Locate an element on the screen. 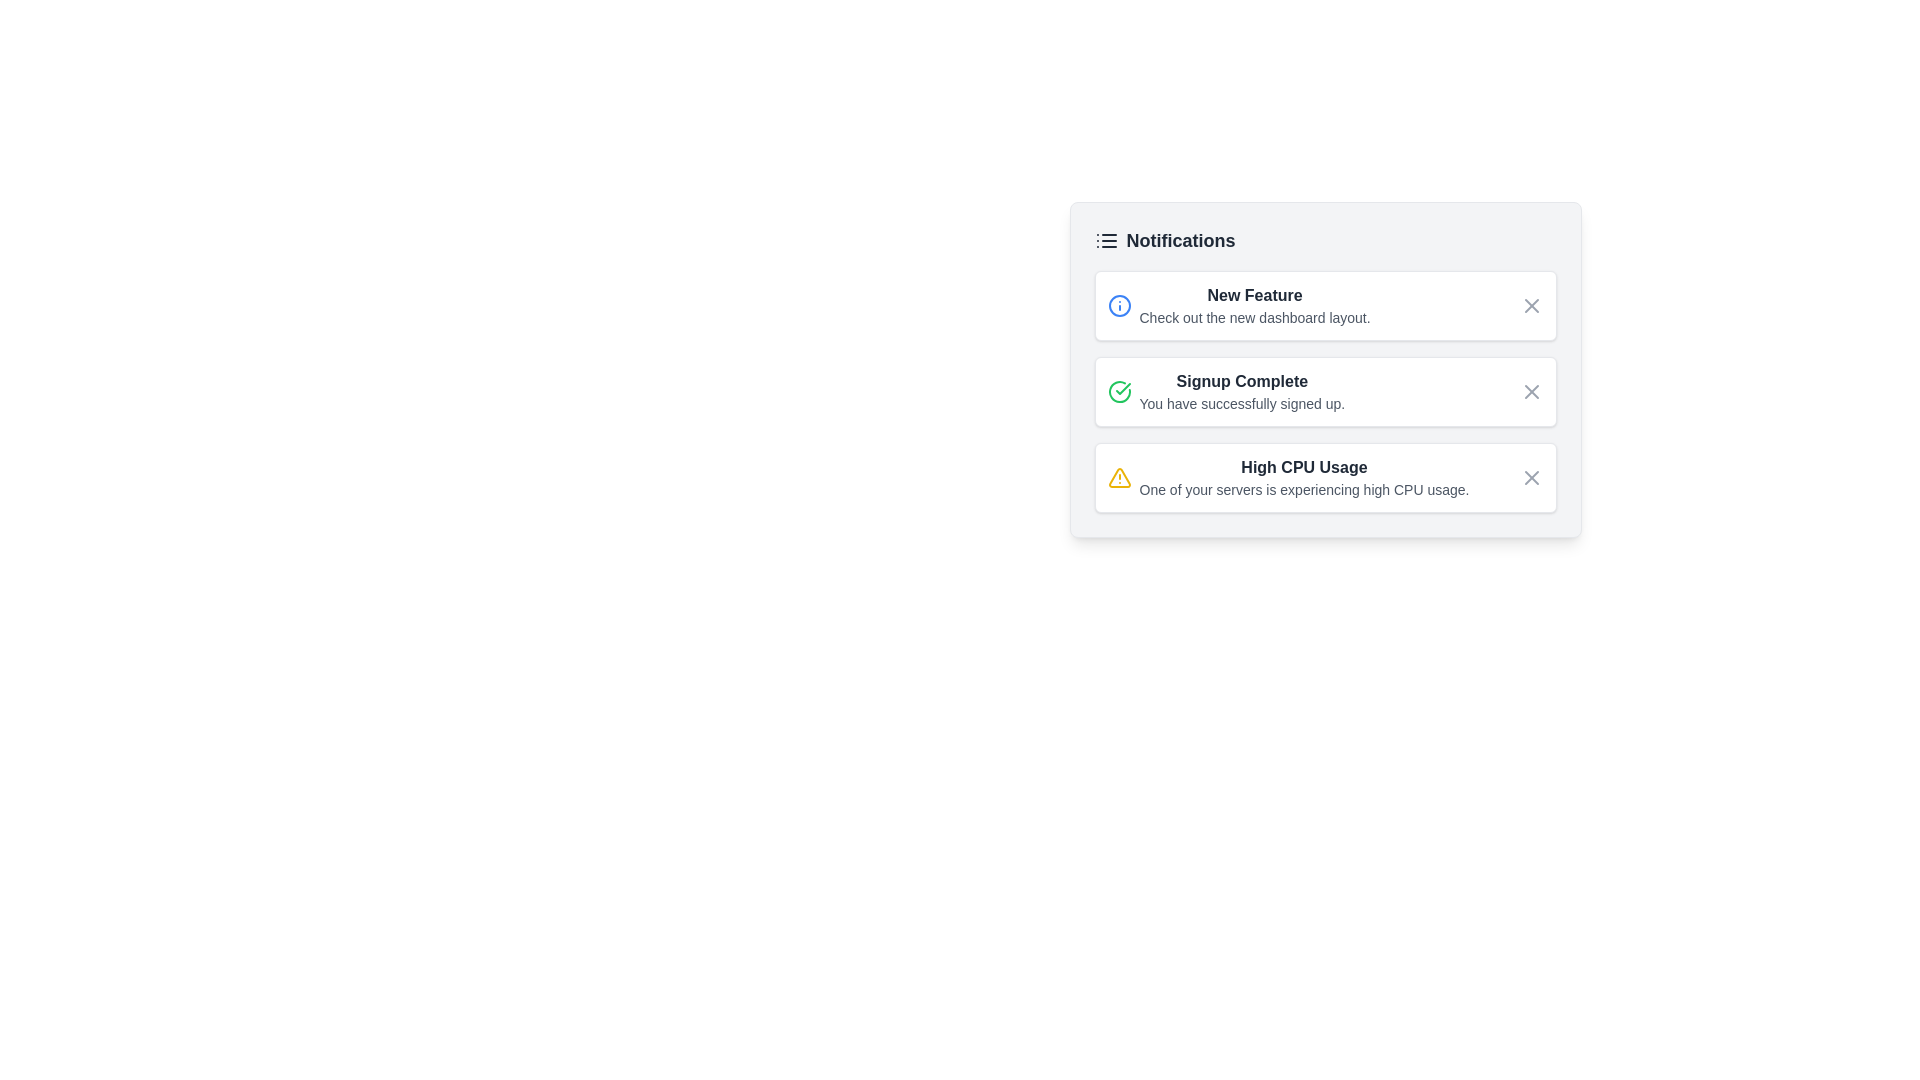  success message in the middle entry of the vertical notification list, which indicates the successful completion of the signup process is located at coordinates (1241, 392).